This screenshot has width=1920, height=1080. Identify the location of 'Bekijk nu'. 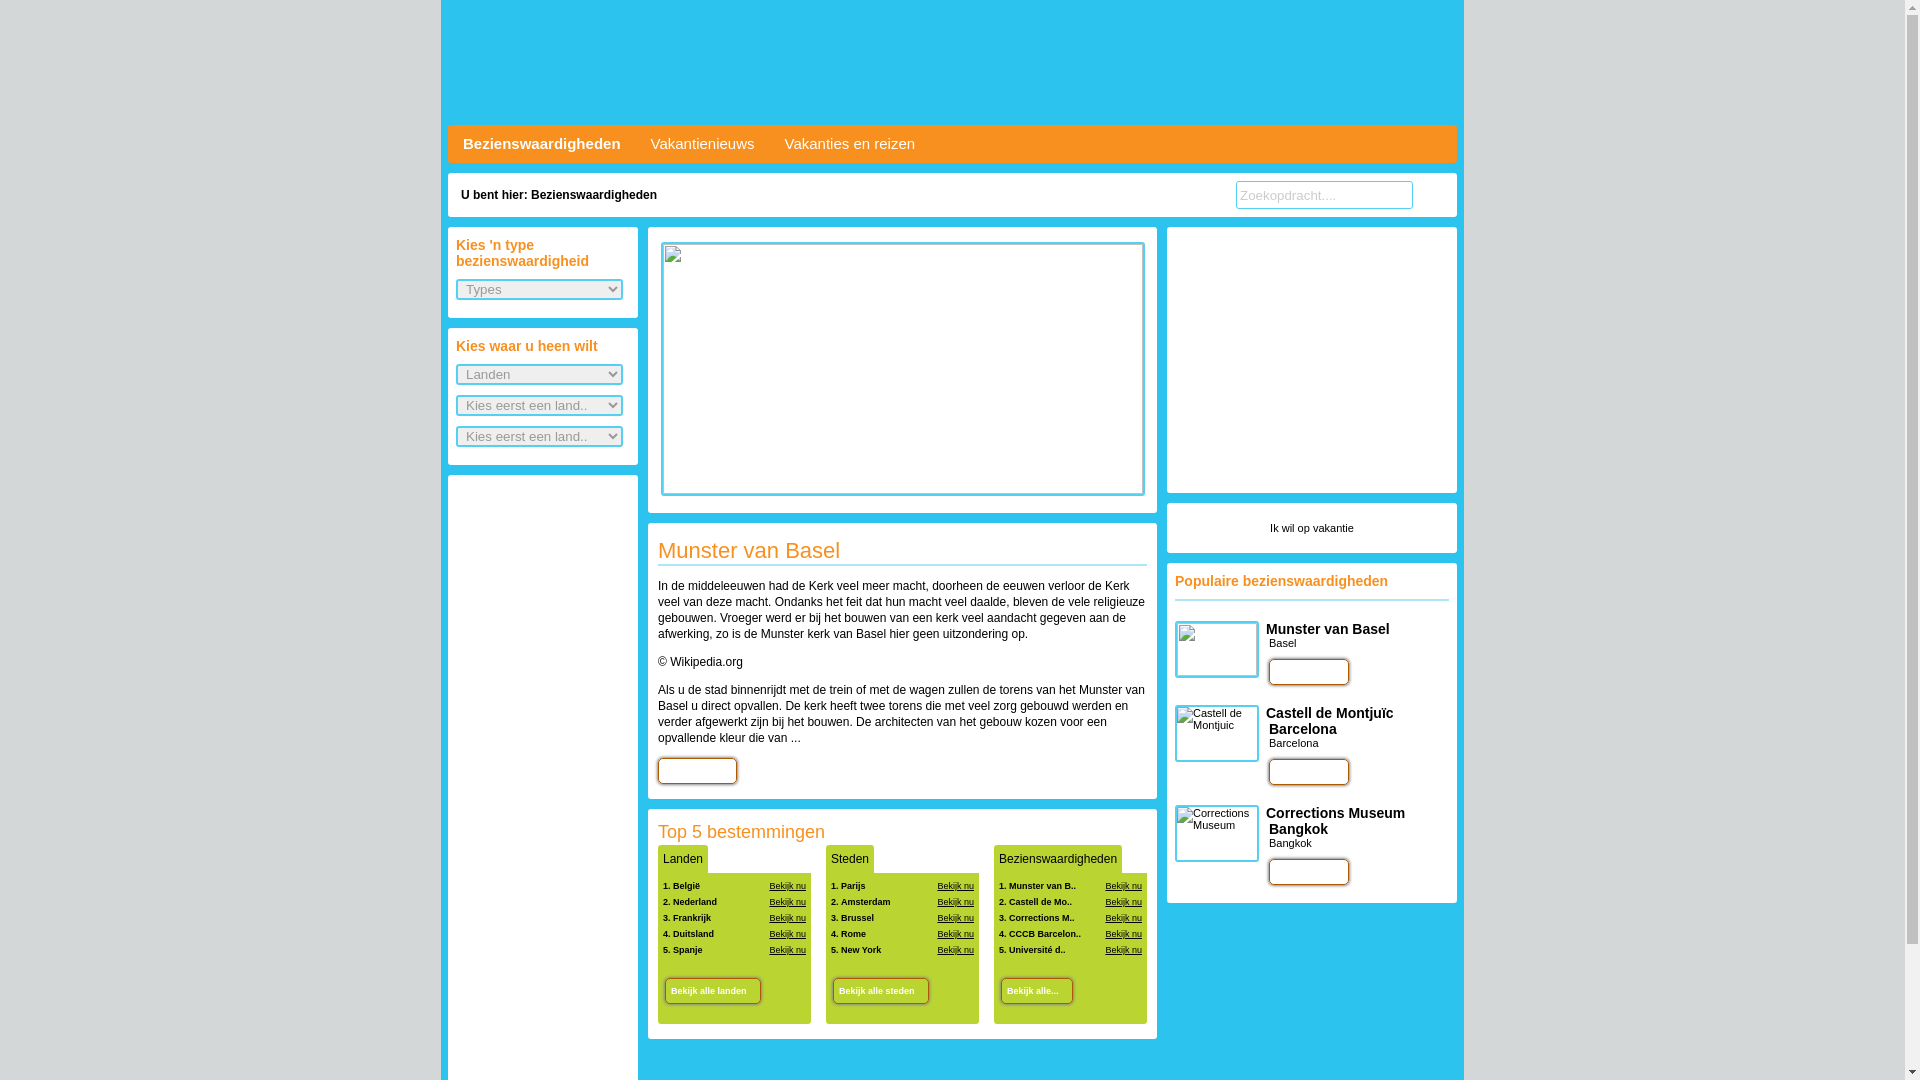
(786, 933).